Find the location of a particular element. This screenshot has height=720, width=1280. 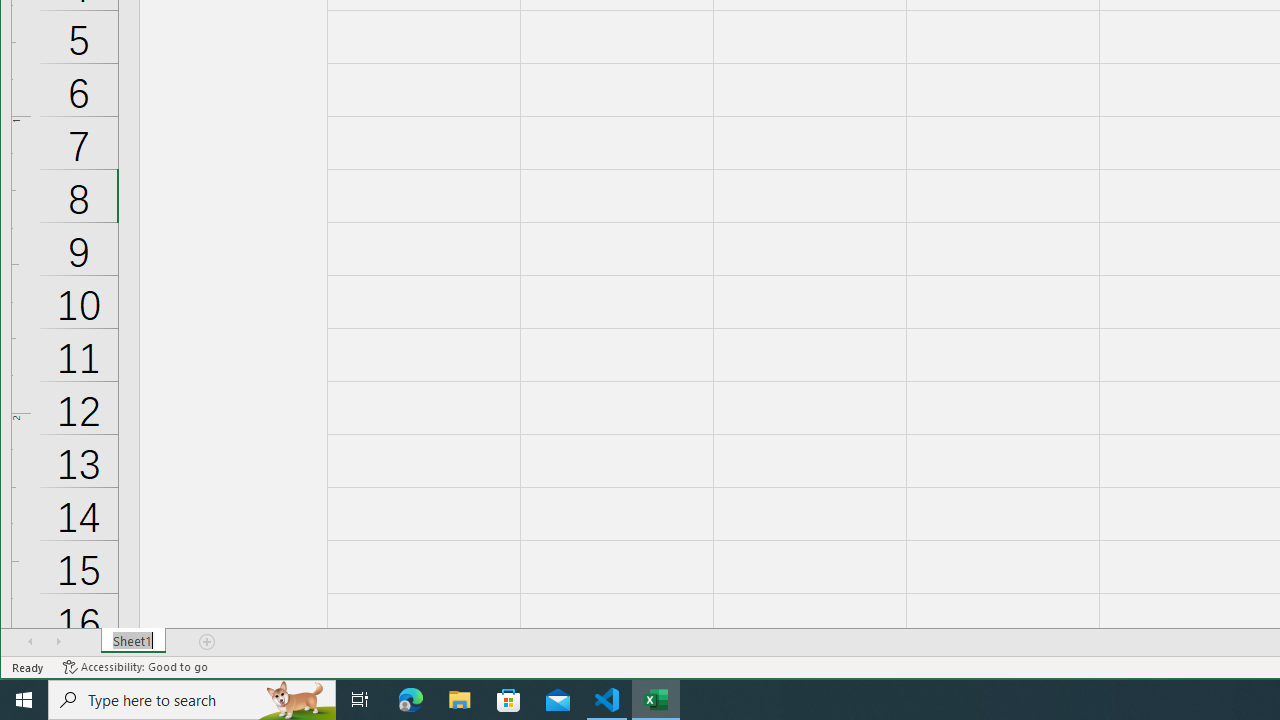

'Microsoft Store' is located at coordinates (509, 698).